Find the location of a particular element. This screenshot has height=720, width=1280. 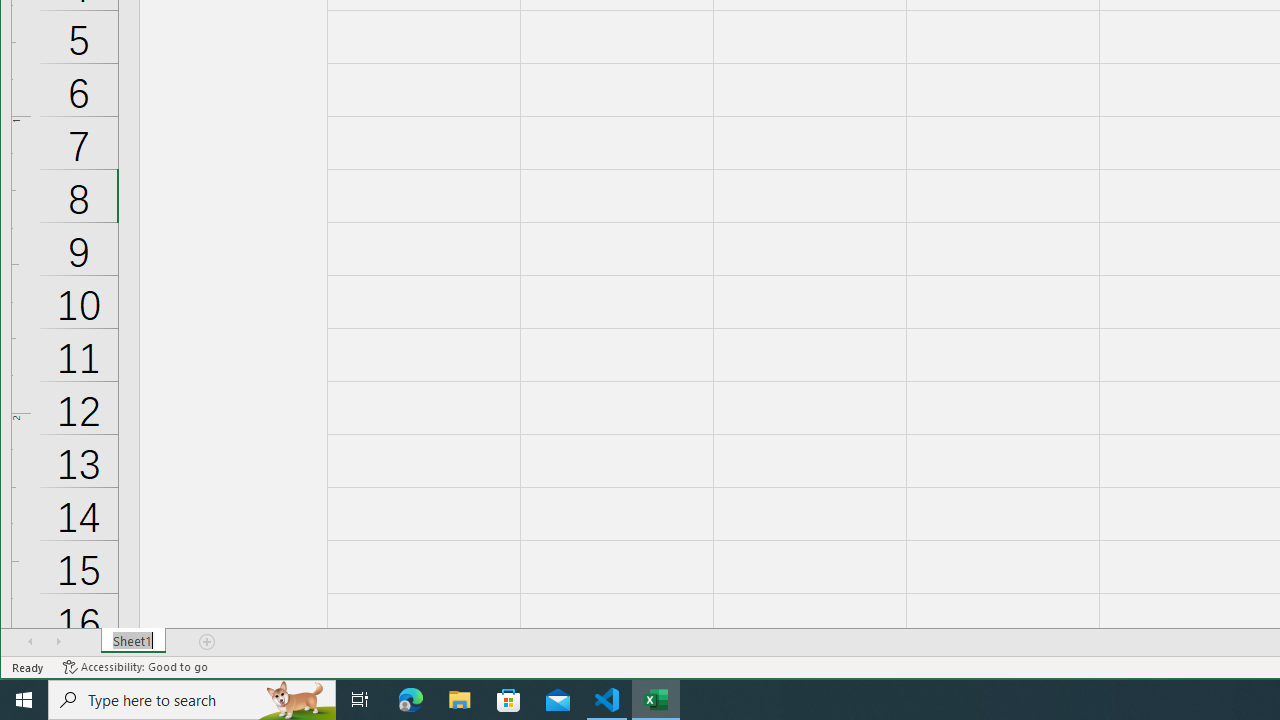

'Microsoft Store' is located at coordinates (509, 698).